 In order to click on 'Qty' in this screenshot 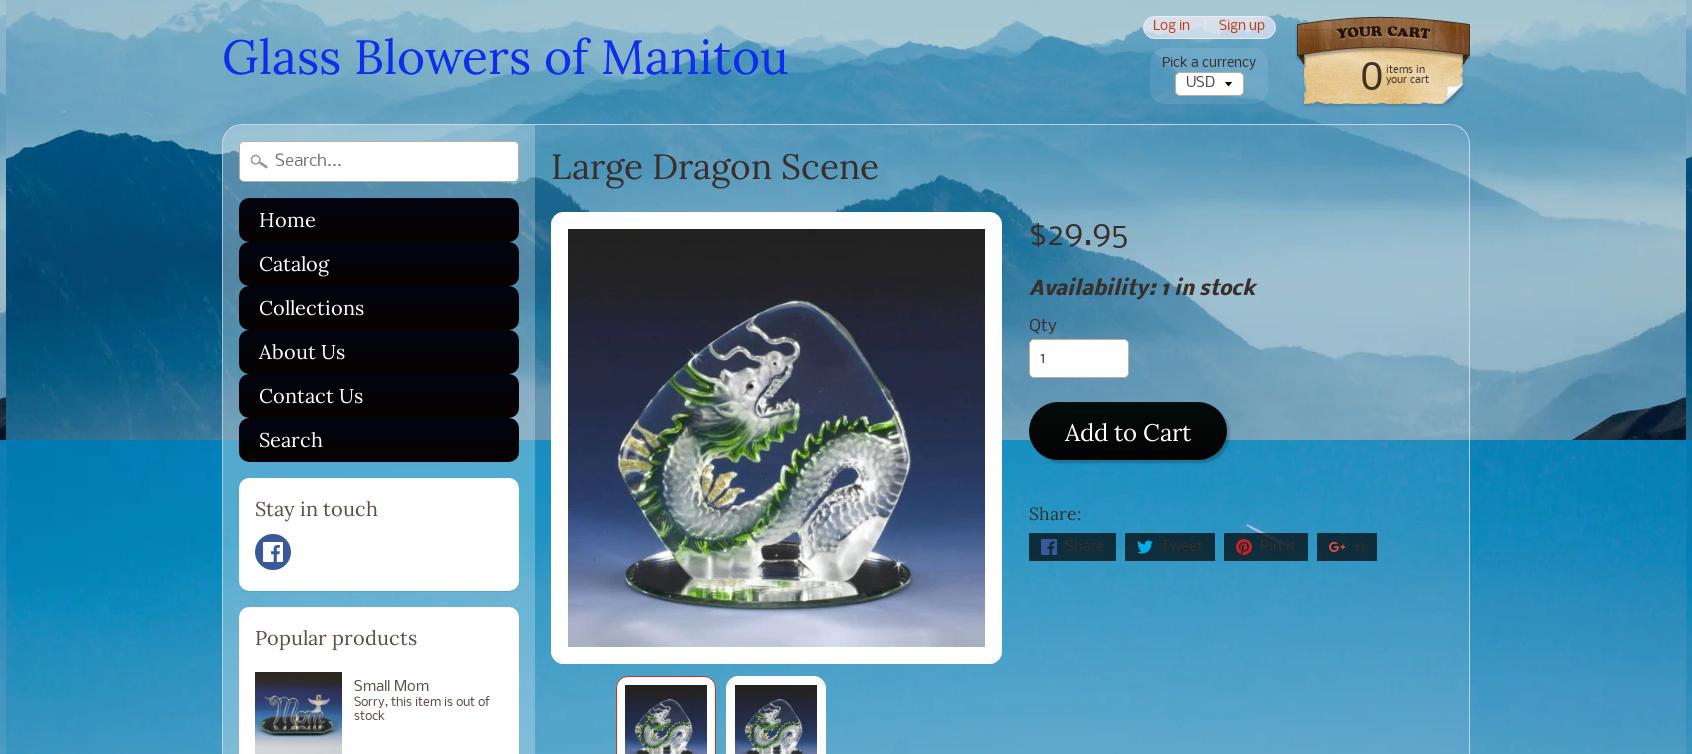, I will do `click(1040, 324)`.